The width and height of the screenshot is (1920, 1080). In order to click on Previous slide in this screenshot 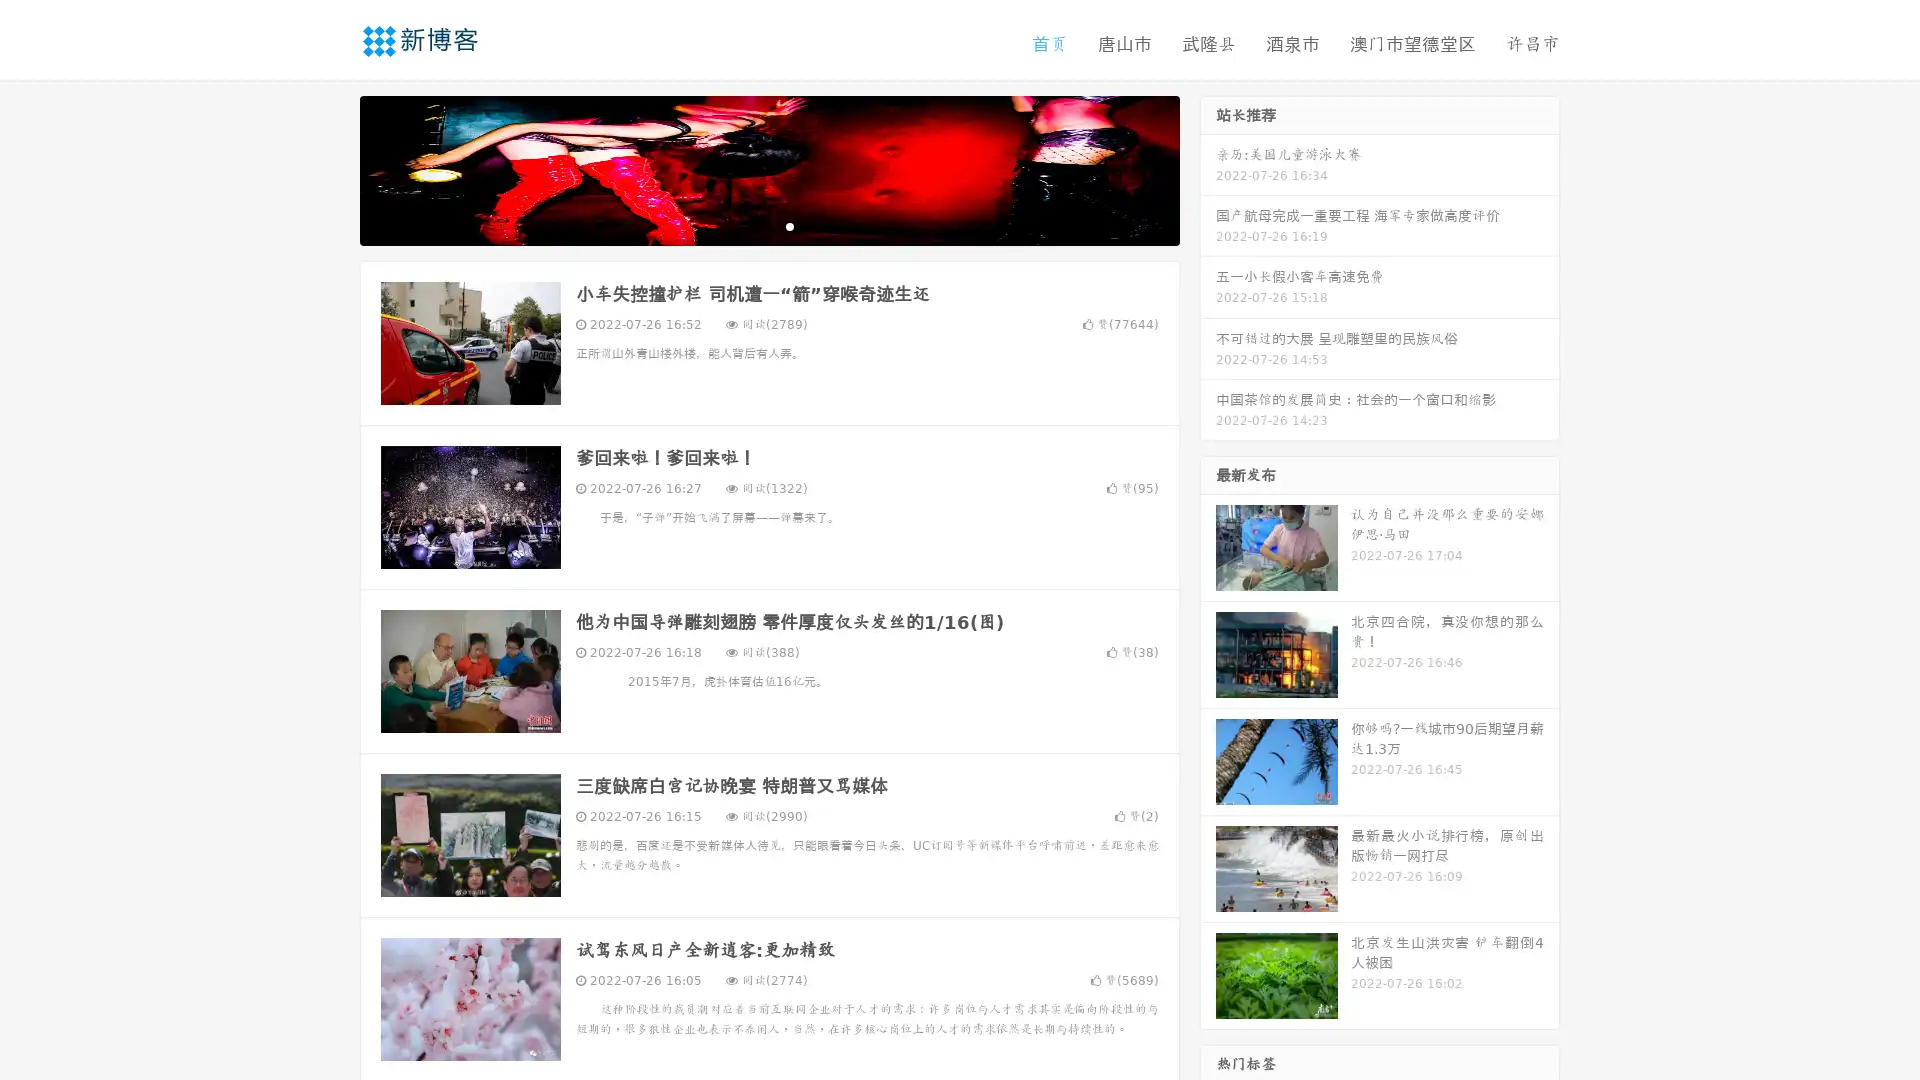, I will do `click(330, 168)`.